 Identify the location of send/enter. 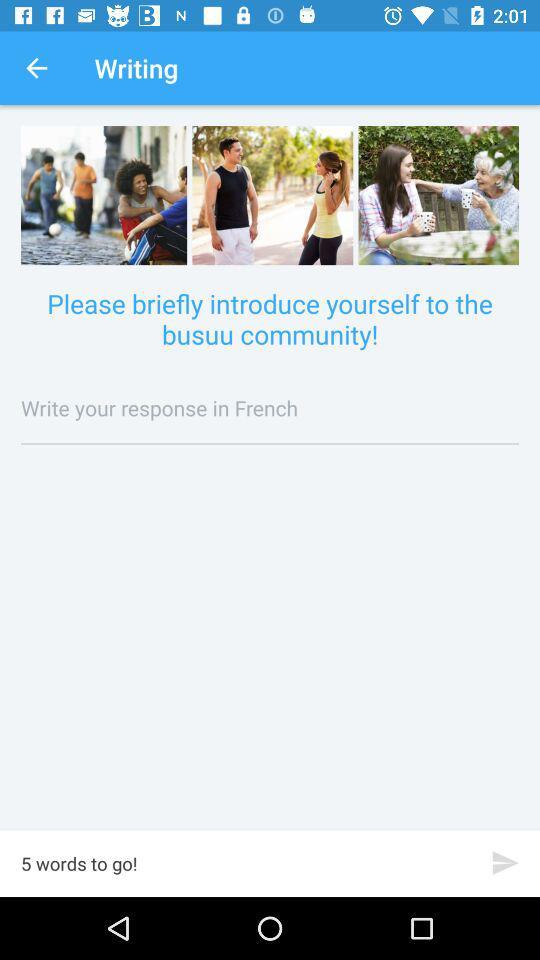
(504, 862).